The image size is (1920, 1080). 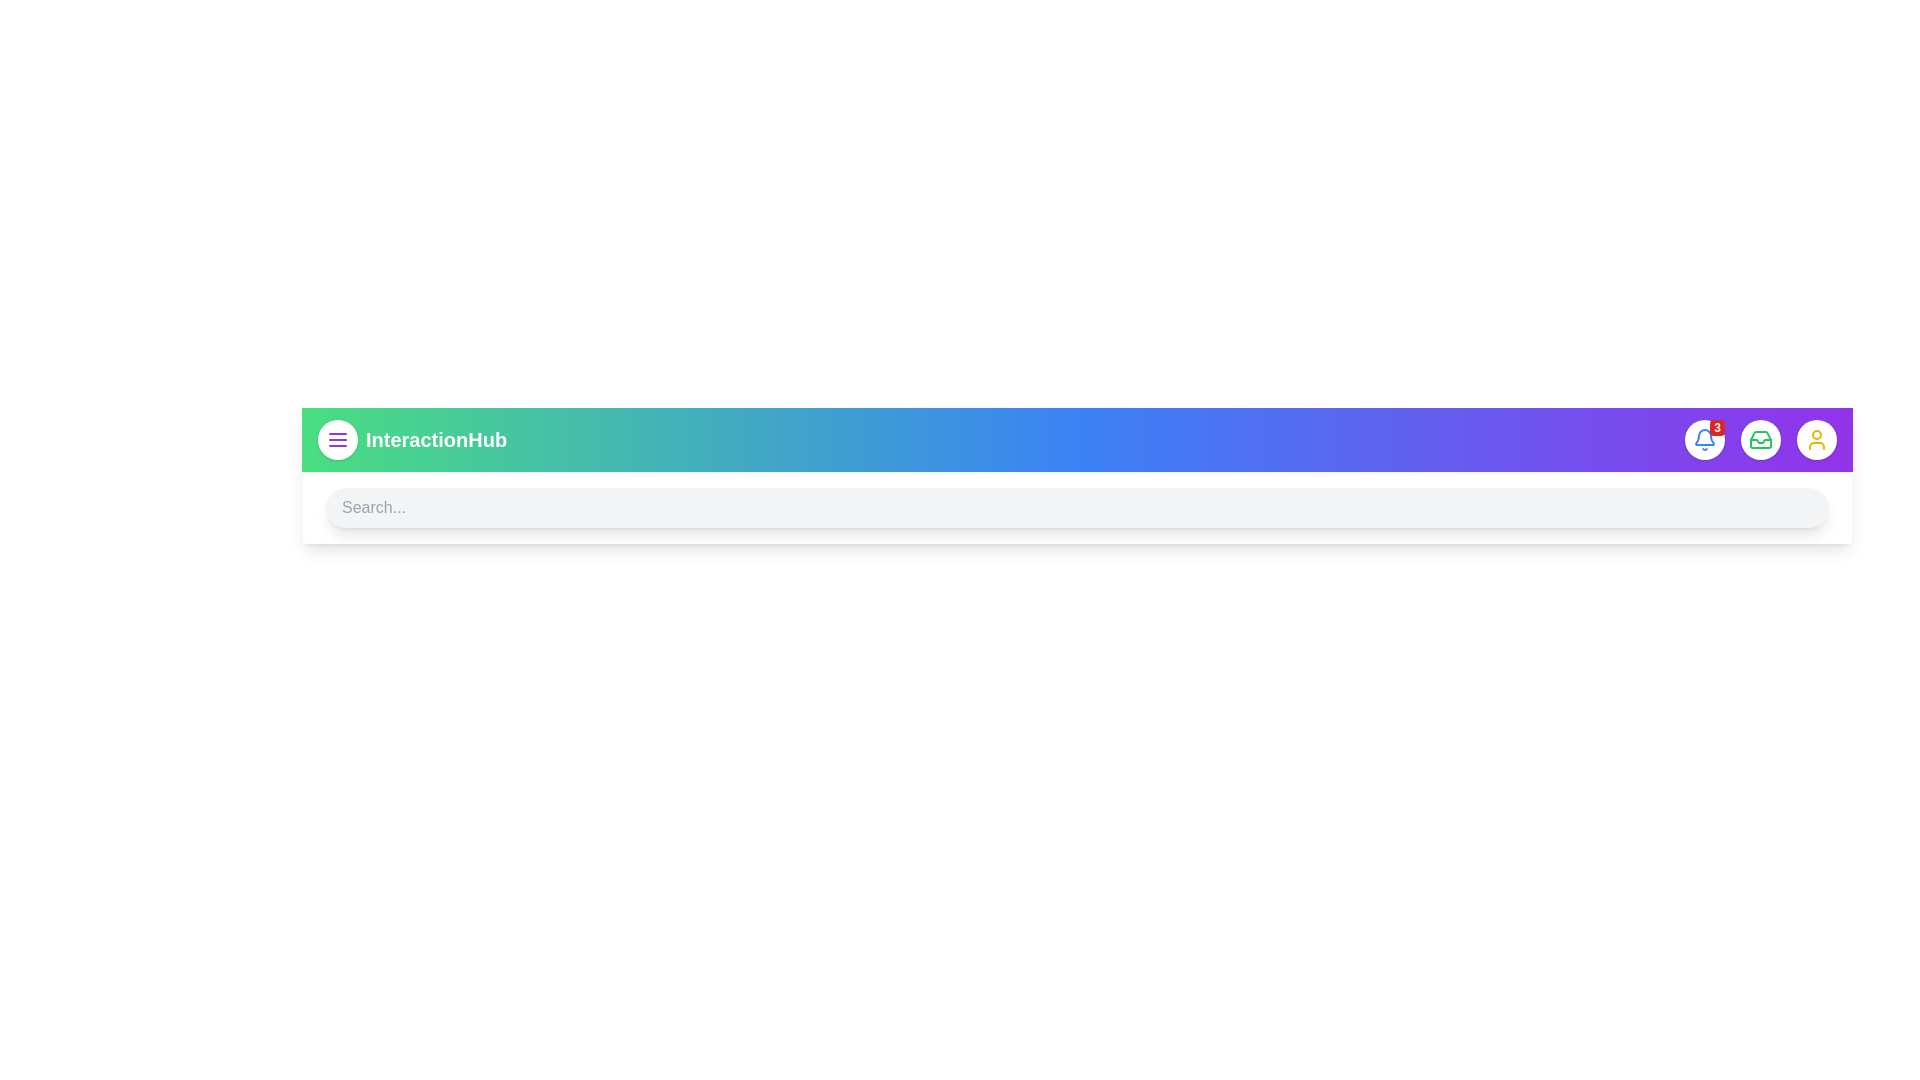 What do you see at coordinates (337, 438) in the screenshot?
I see `the menu icon to toggle the menu visibility` at bounding box center [337, 438].